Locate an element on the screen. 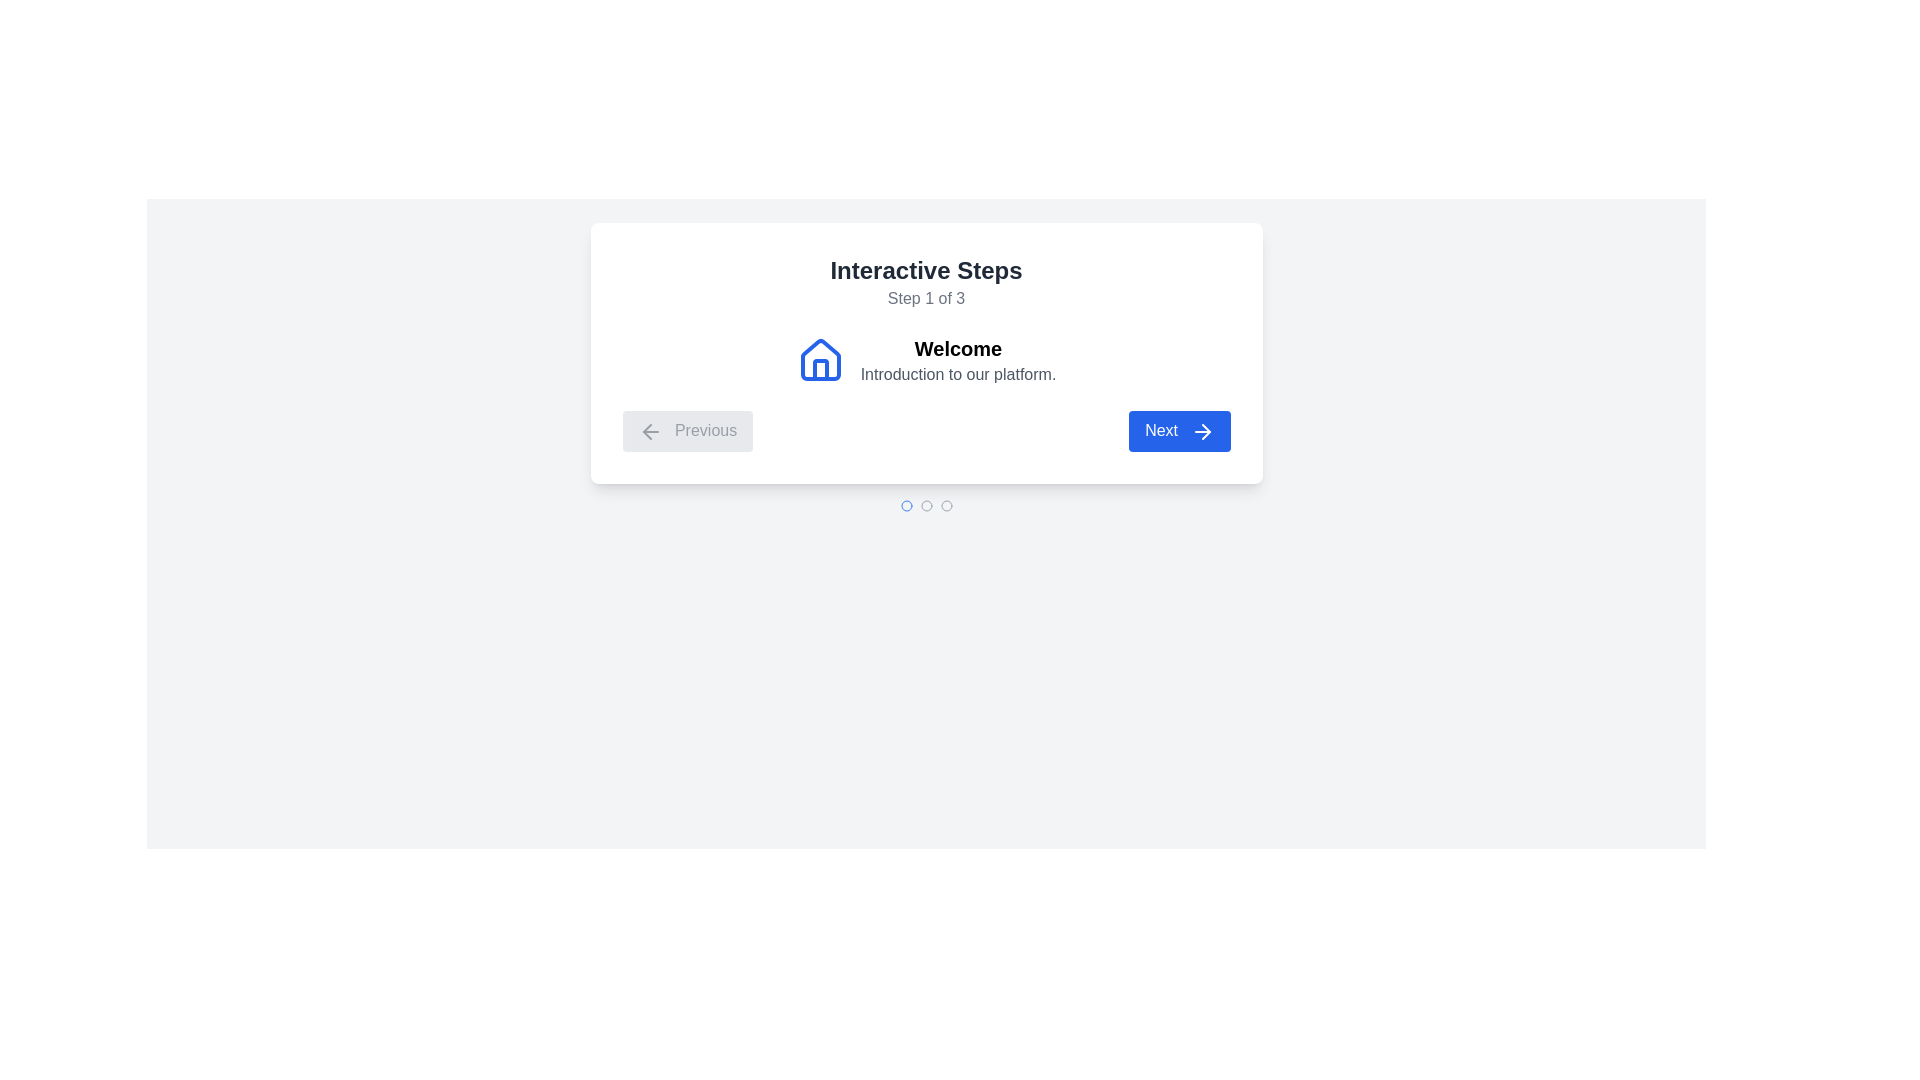 The height and width of the screenshot is (1080, 1920). the second navigation step indicator circle, which is positioned at the bottom center of the interface, directly below the main content box is located at coordinates (925, 504).